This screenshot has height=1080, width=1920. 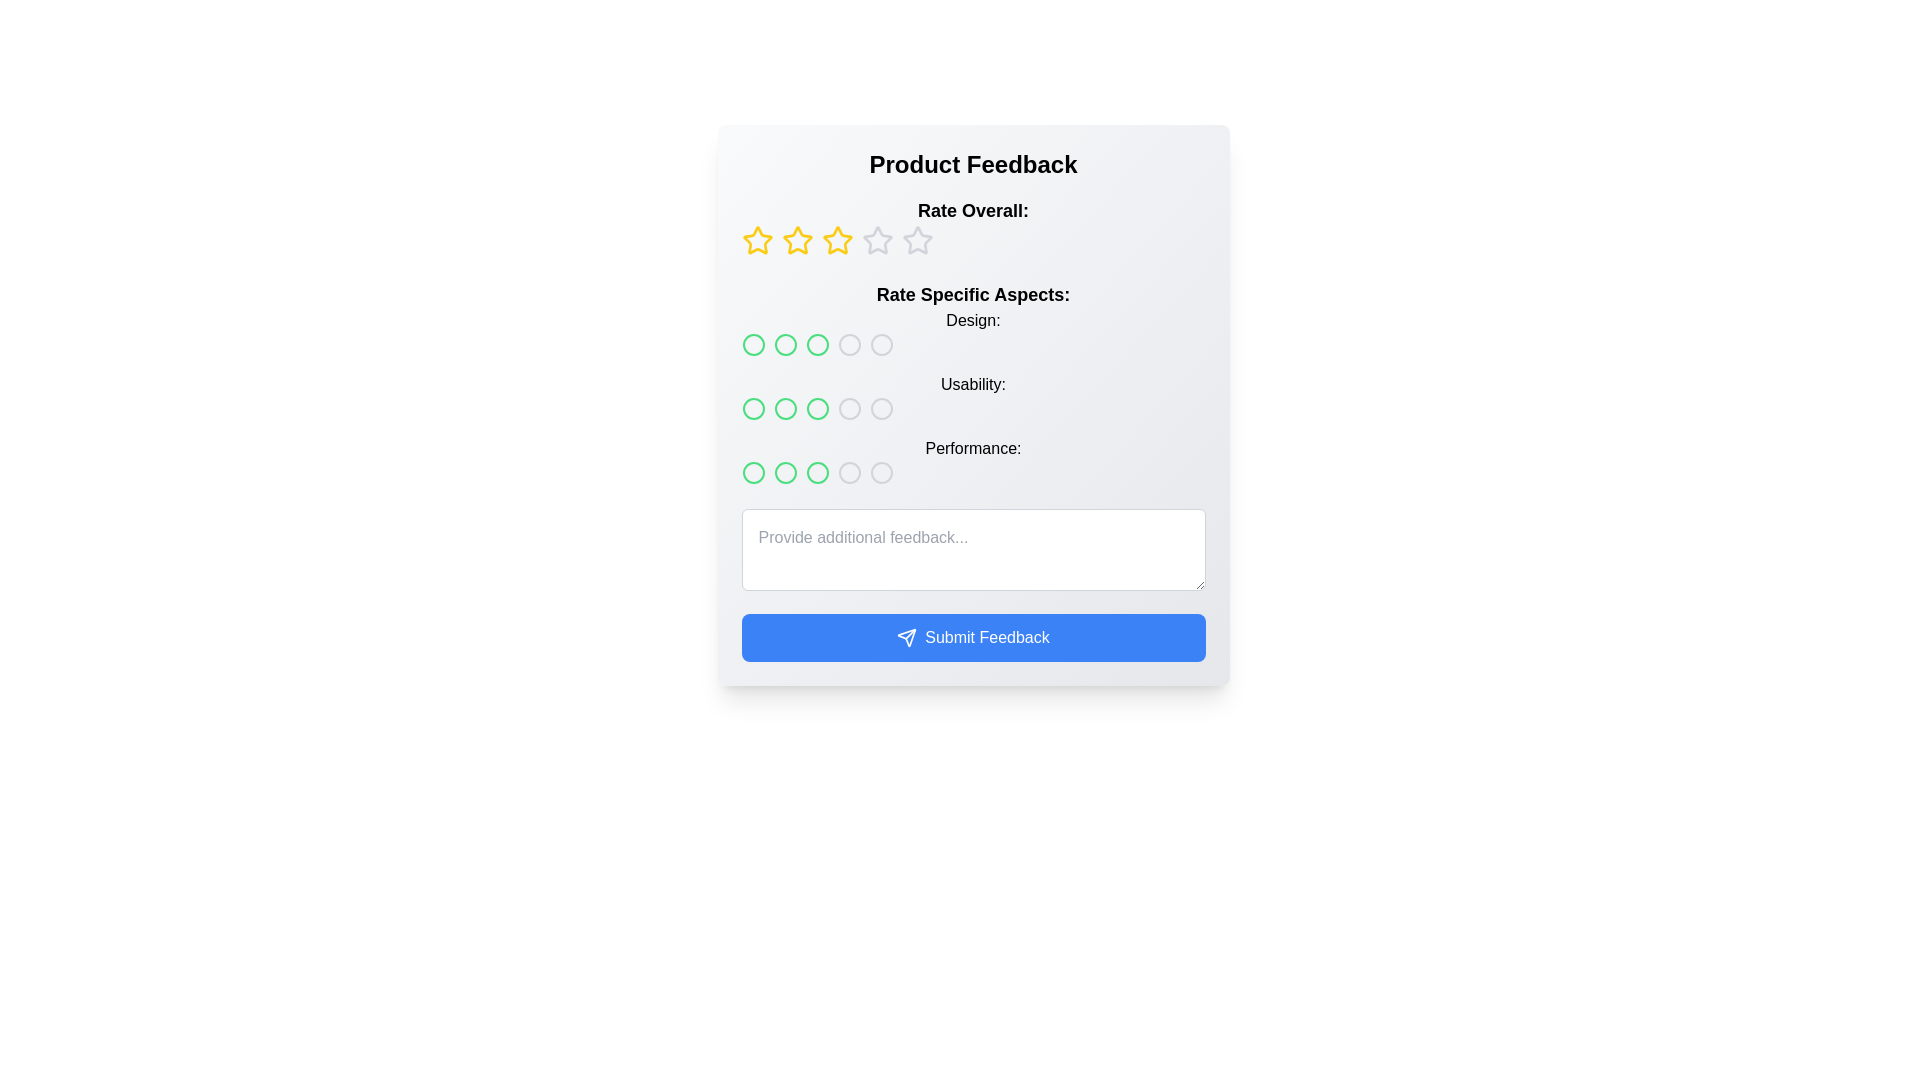 I want to click on the second interactive circle in the 'Rate Specific Aspects: Design' row, so click(x=817, y=343).